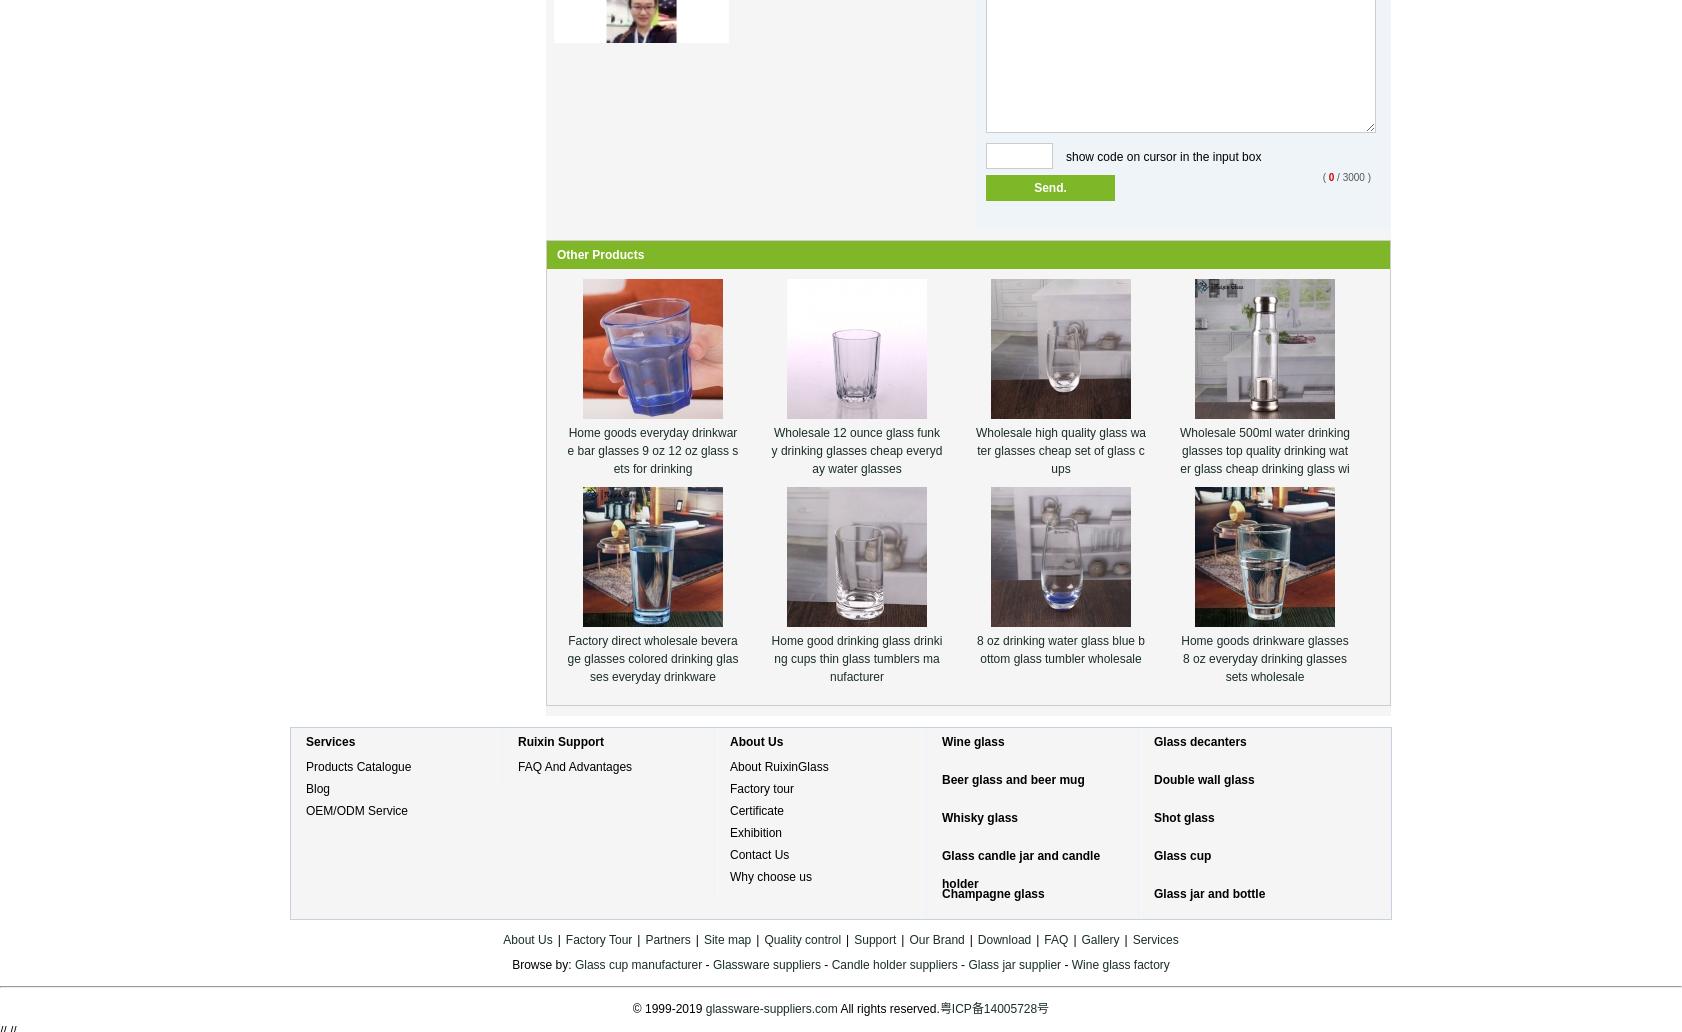 Image resolution: width=1682 pixels, height=1032 pixels. What do you see at coordinates (771, 1007) in the screenshot?
I see `'glassware-suppliers.com'` at bounding box center [771, 1007].